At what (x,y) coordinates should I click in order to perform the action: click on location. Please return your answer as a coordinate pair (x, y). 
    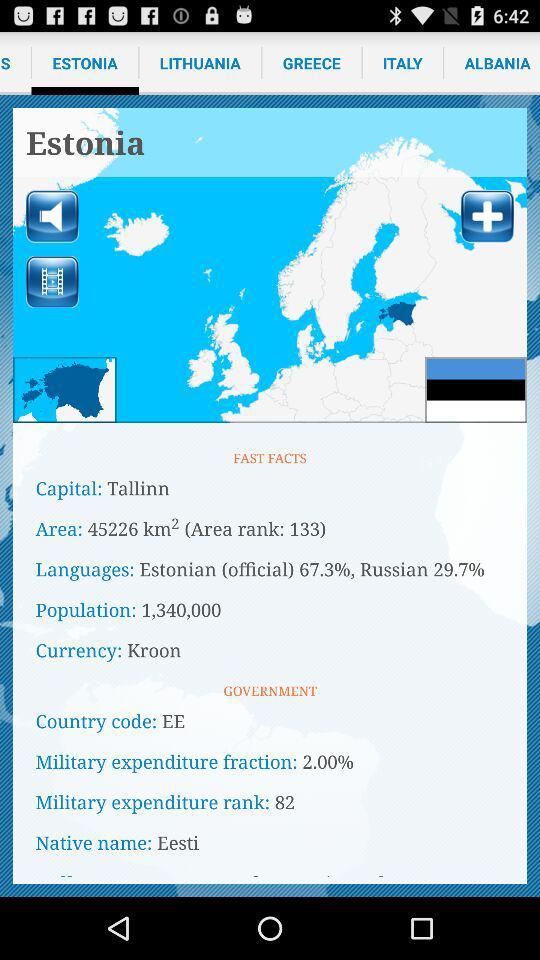
    Looking at the image, I should click on (486, 216).